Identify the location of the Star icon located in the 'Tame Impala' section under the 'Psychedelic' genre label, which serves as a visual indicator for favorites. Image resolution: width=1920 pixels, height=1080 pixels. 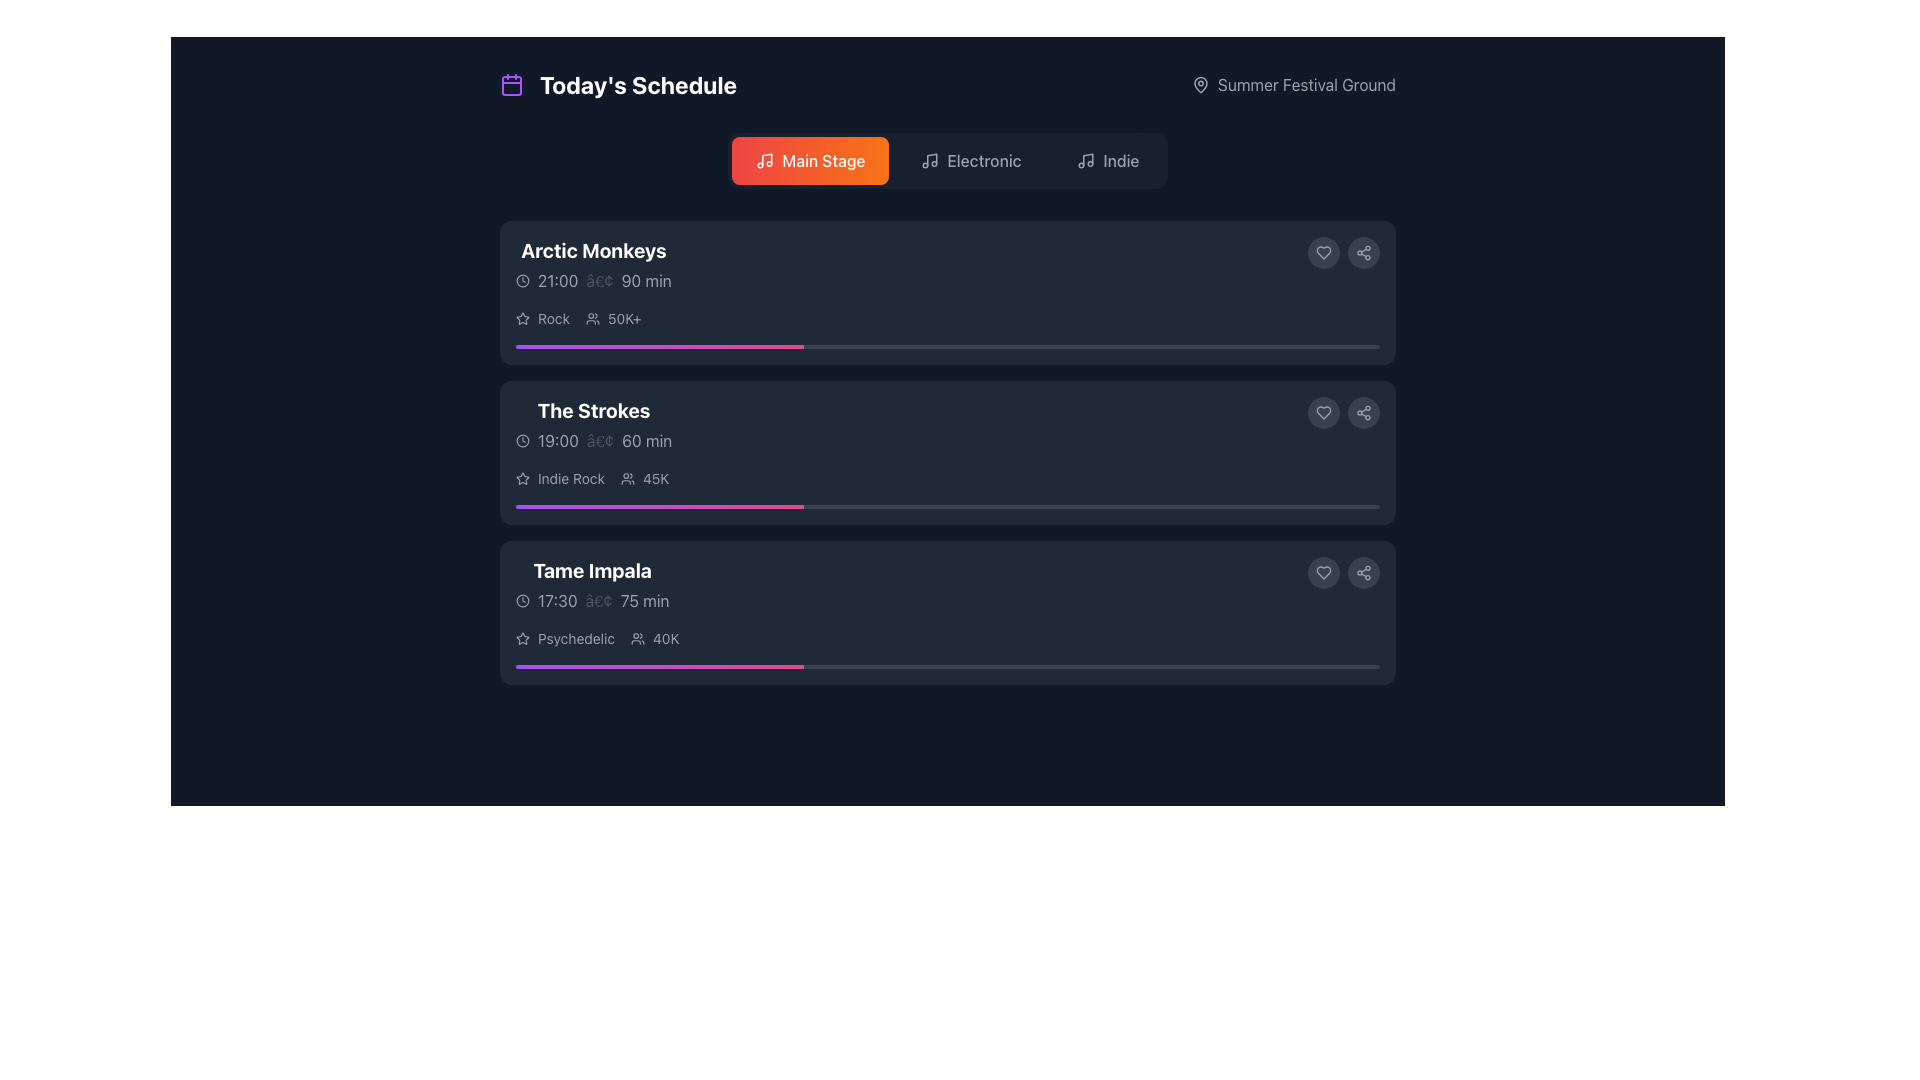
(523, 639).